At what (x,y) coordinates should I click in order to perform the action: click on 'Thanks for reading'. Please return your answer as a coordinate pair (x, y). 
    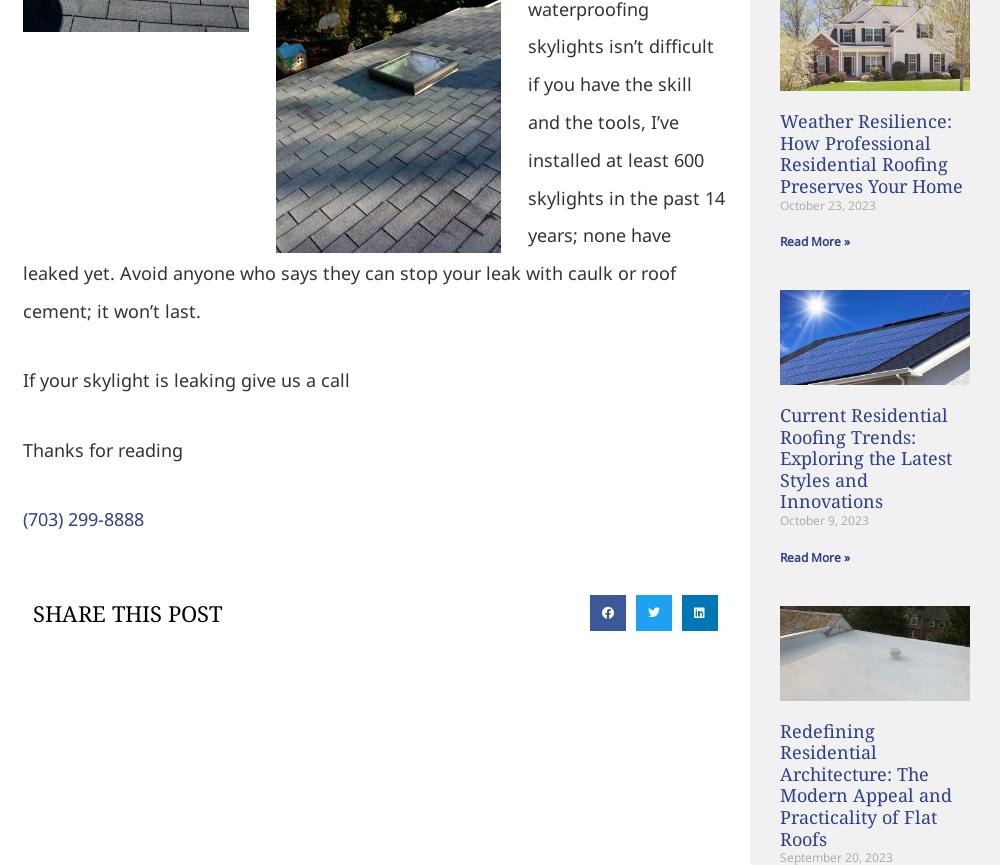
    Looking at the image, I should click on (101, 448).